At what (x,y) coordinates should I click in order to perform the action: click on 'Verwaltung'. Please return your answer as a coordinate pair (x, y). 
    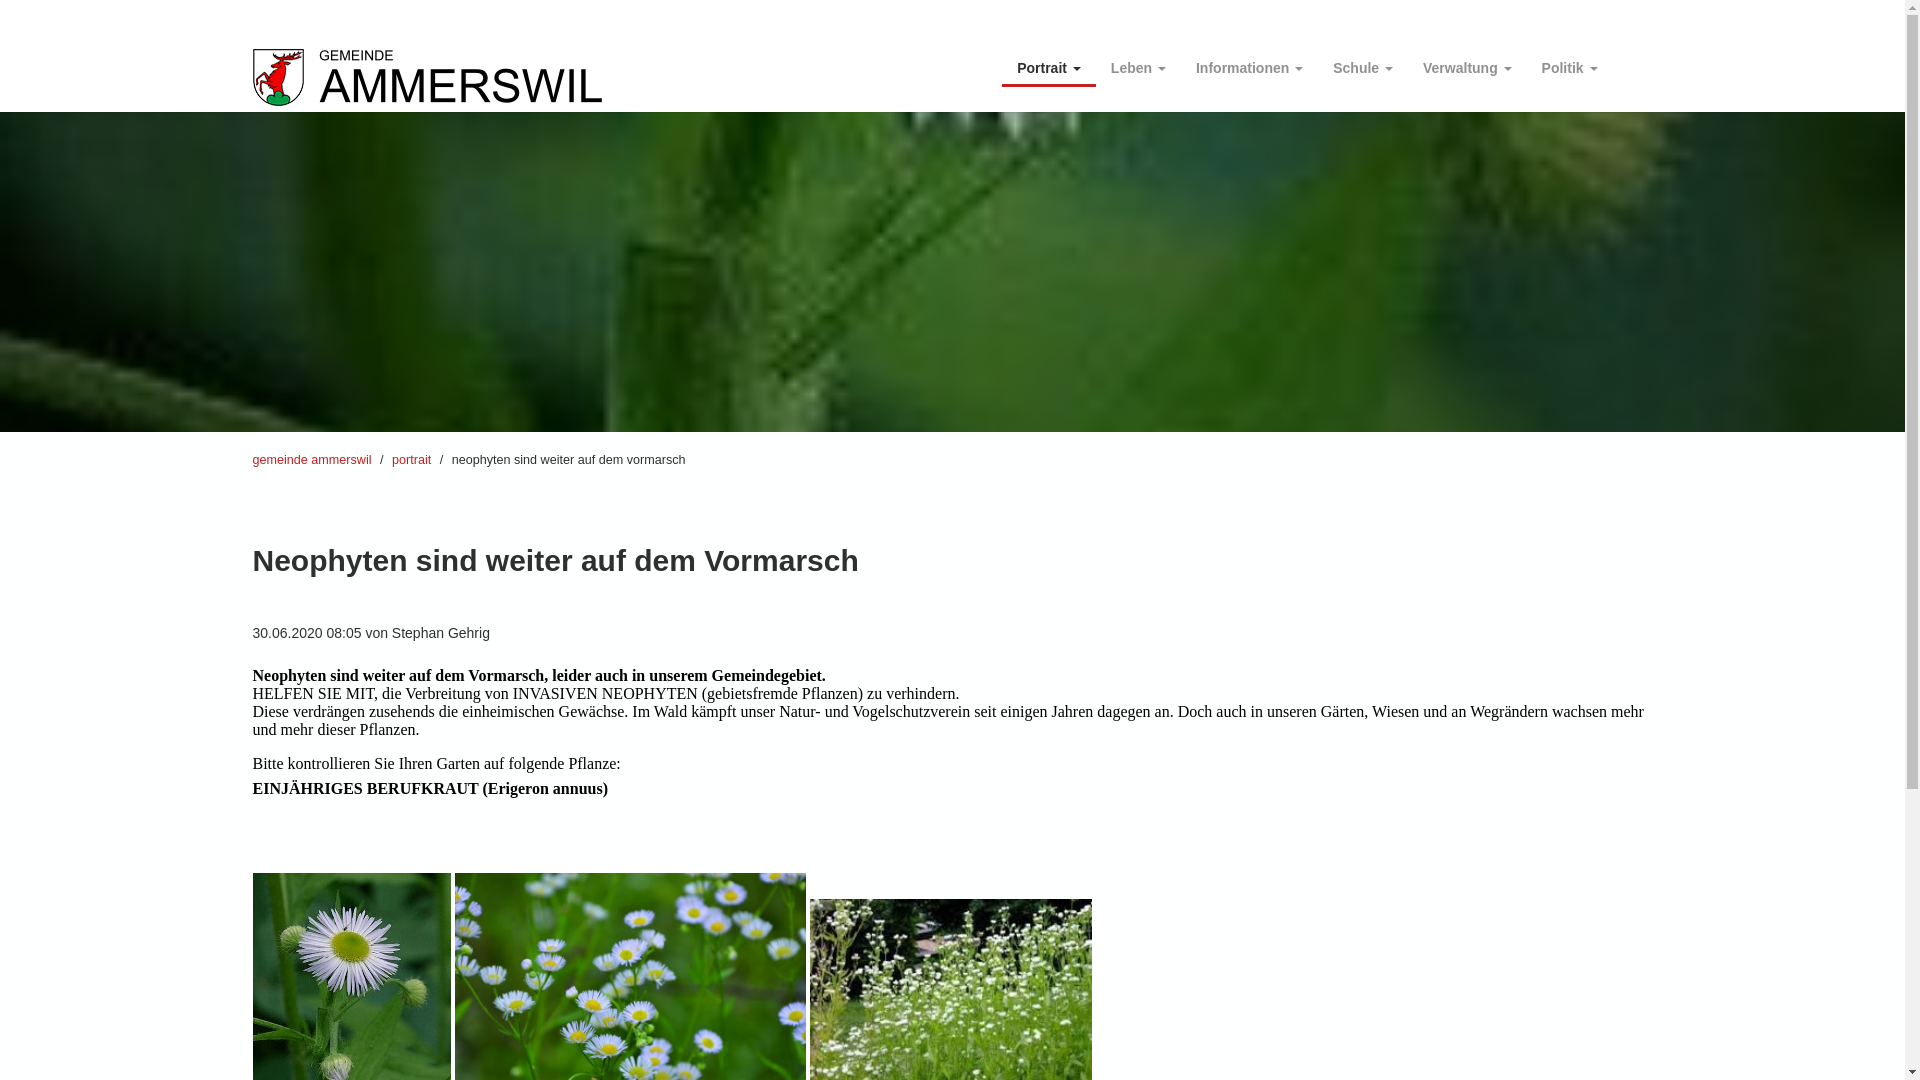
    Looking at the image, I should click on (1467, 62).